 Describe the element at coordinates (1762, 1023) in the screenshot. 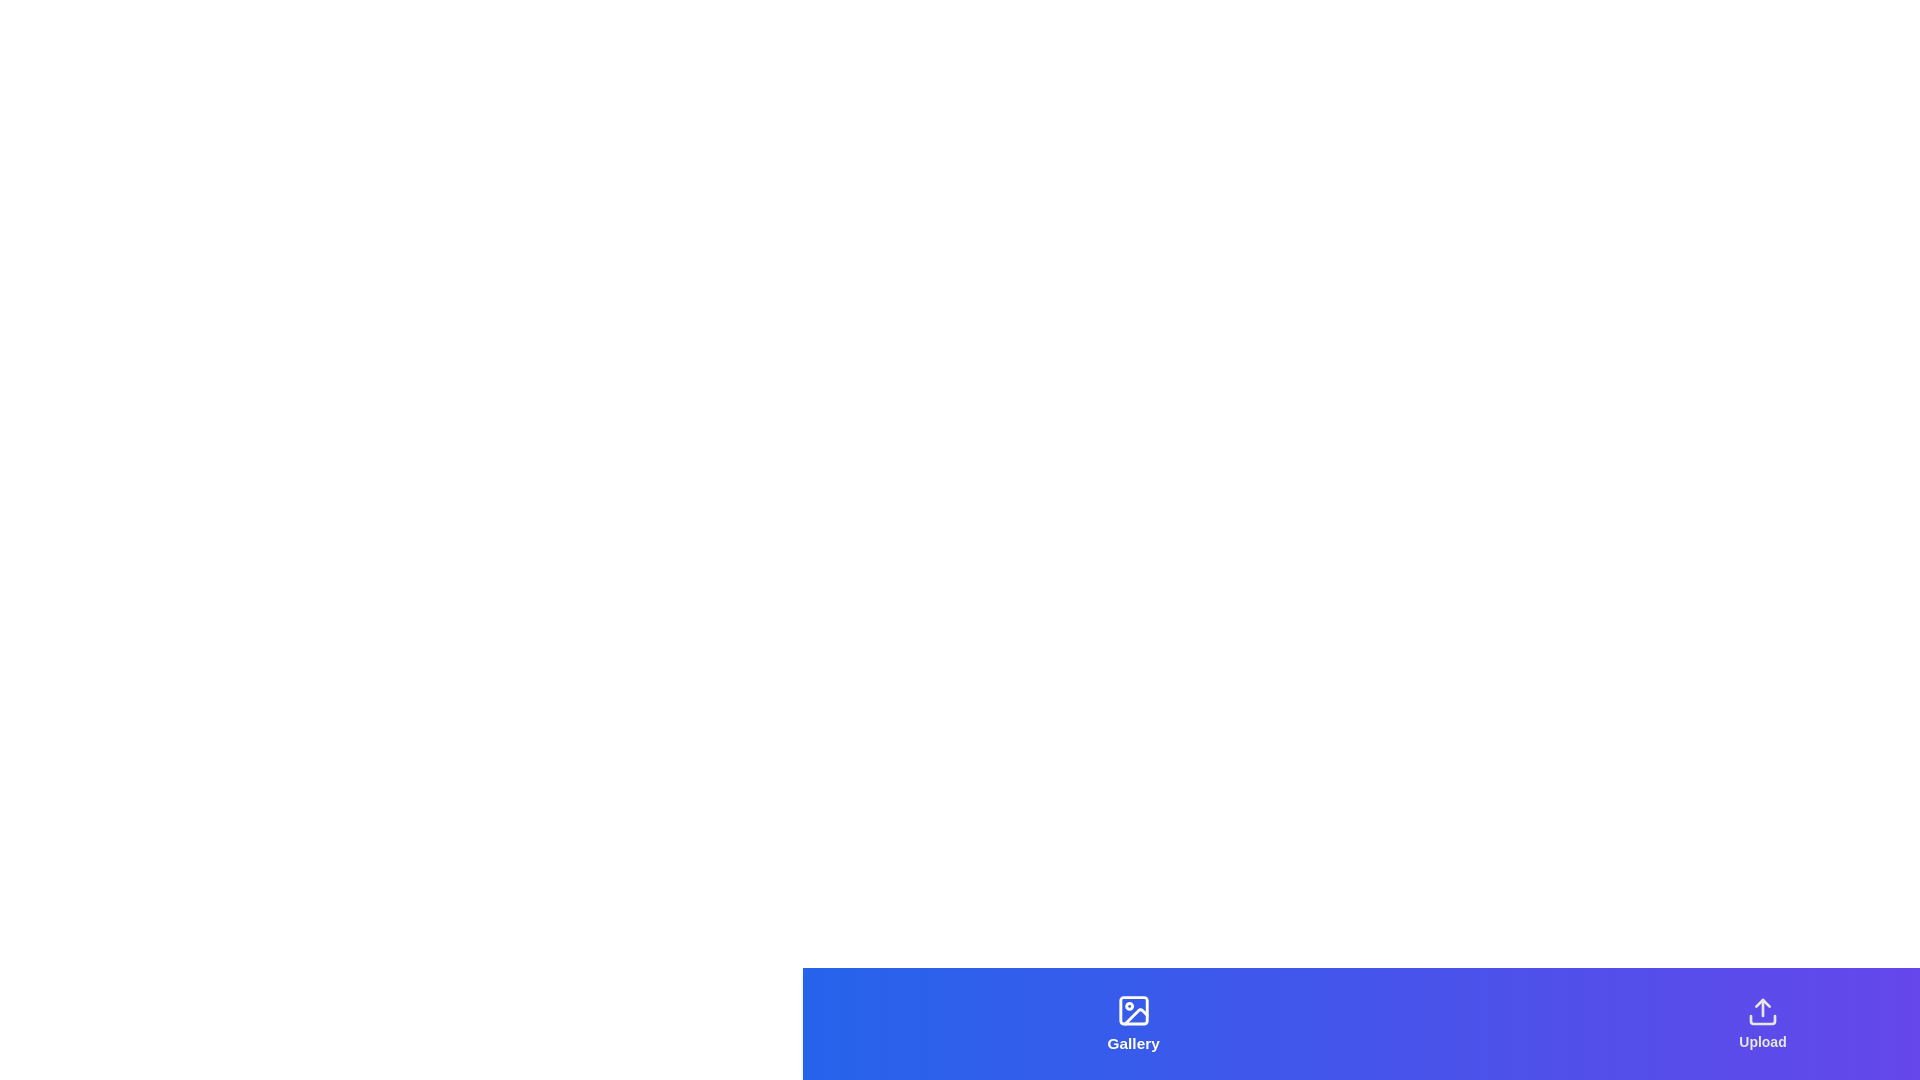

I see `the Upload tab to navigate to its corresponding view` at that location.